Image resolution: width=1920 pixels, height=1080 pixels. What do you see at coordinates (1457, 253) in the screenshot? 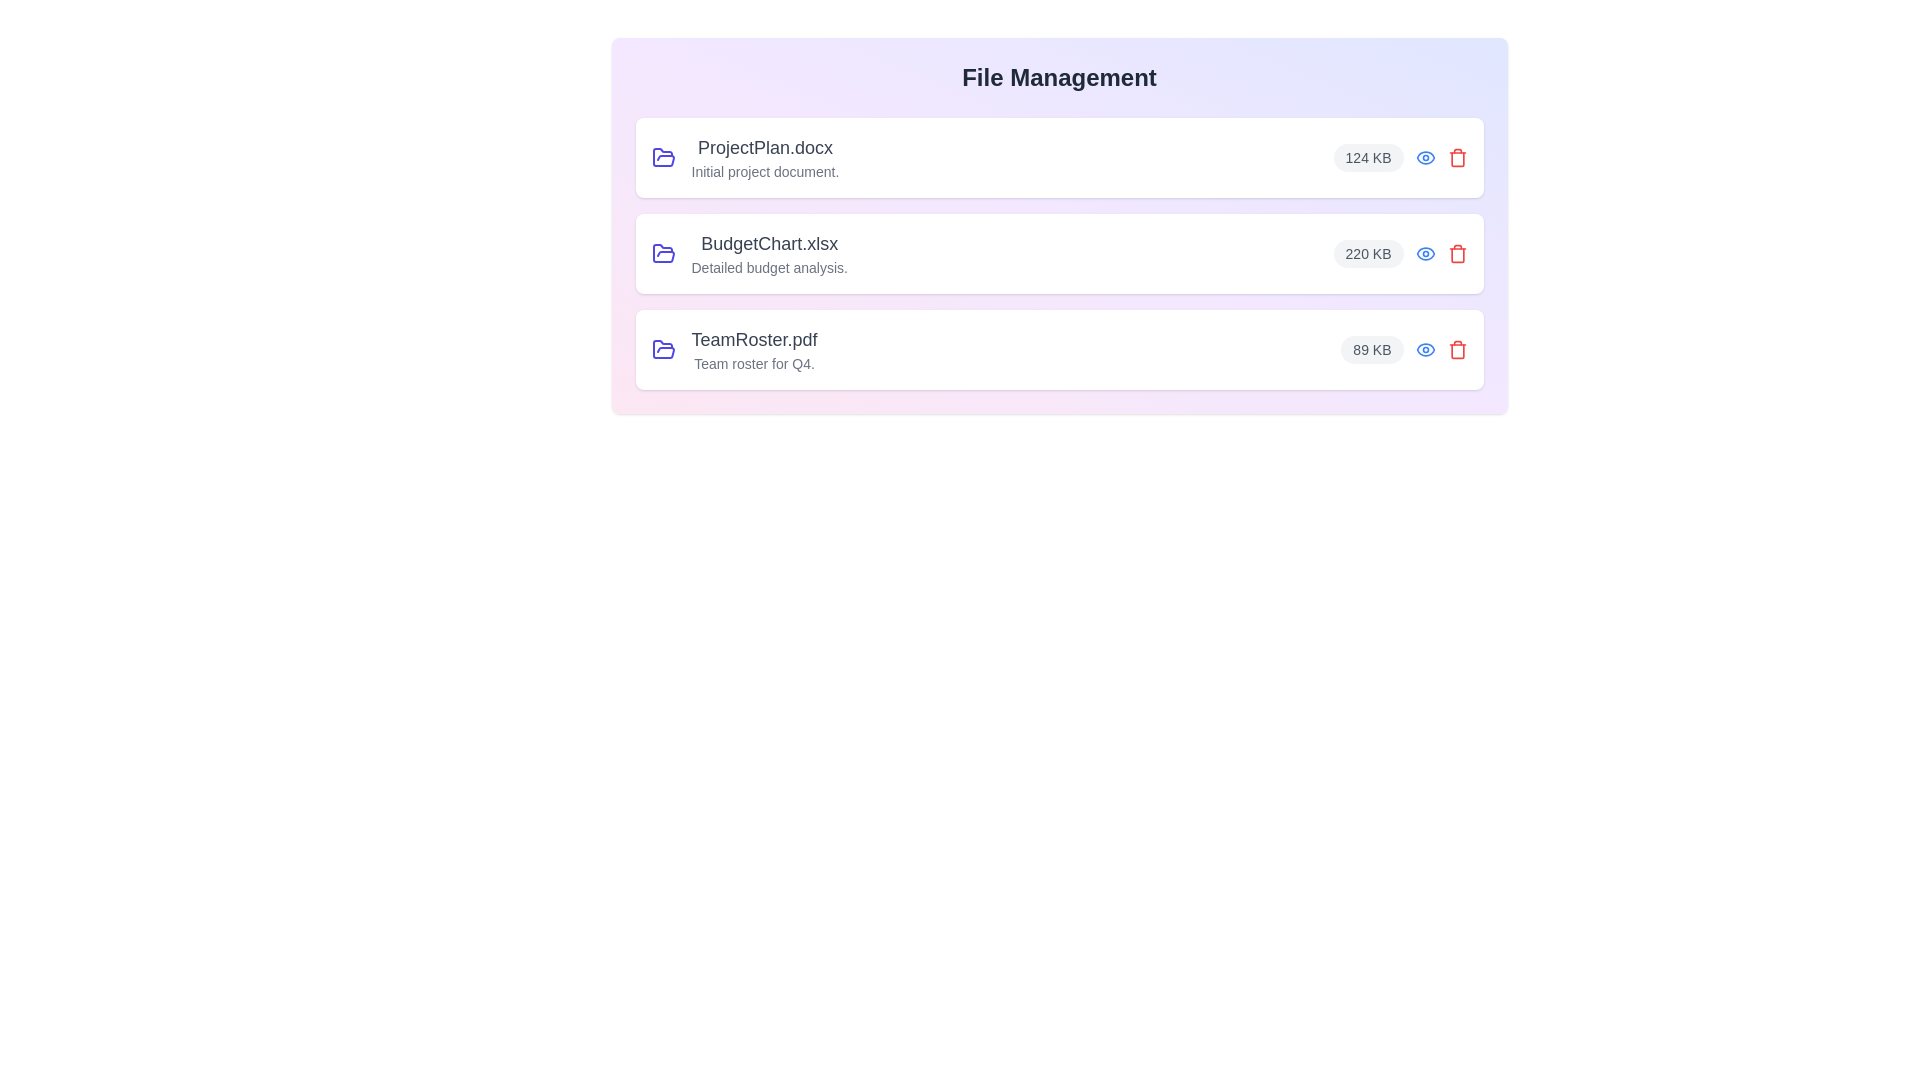
I see `the trash icon to delete the file BudgetChart.xlsx` at bounding box center [1457, 253].